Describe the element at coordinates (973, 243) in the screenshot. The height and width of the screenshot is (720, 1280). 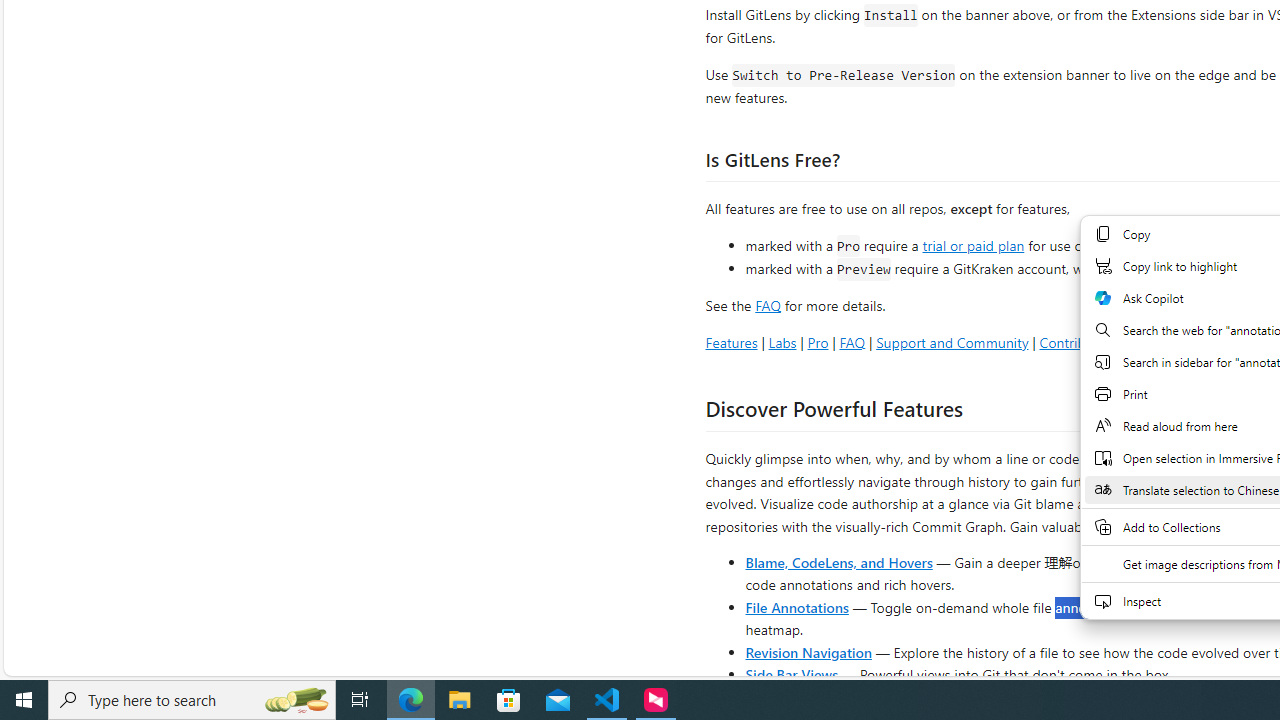
I see `'trial or paid plan'` at that location.